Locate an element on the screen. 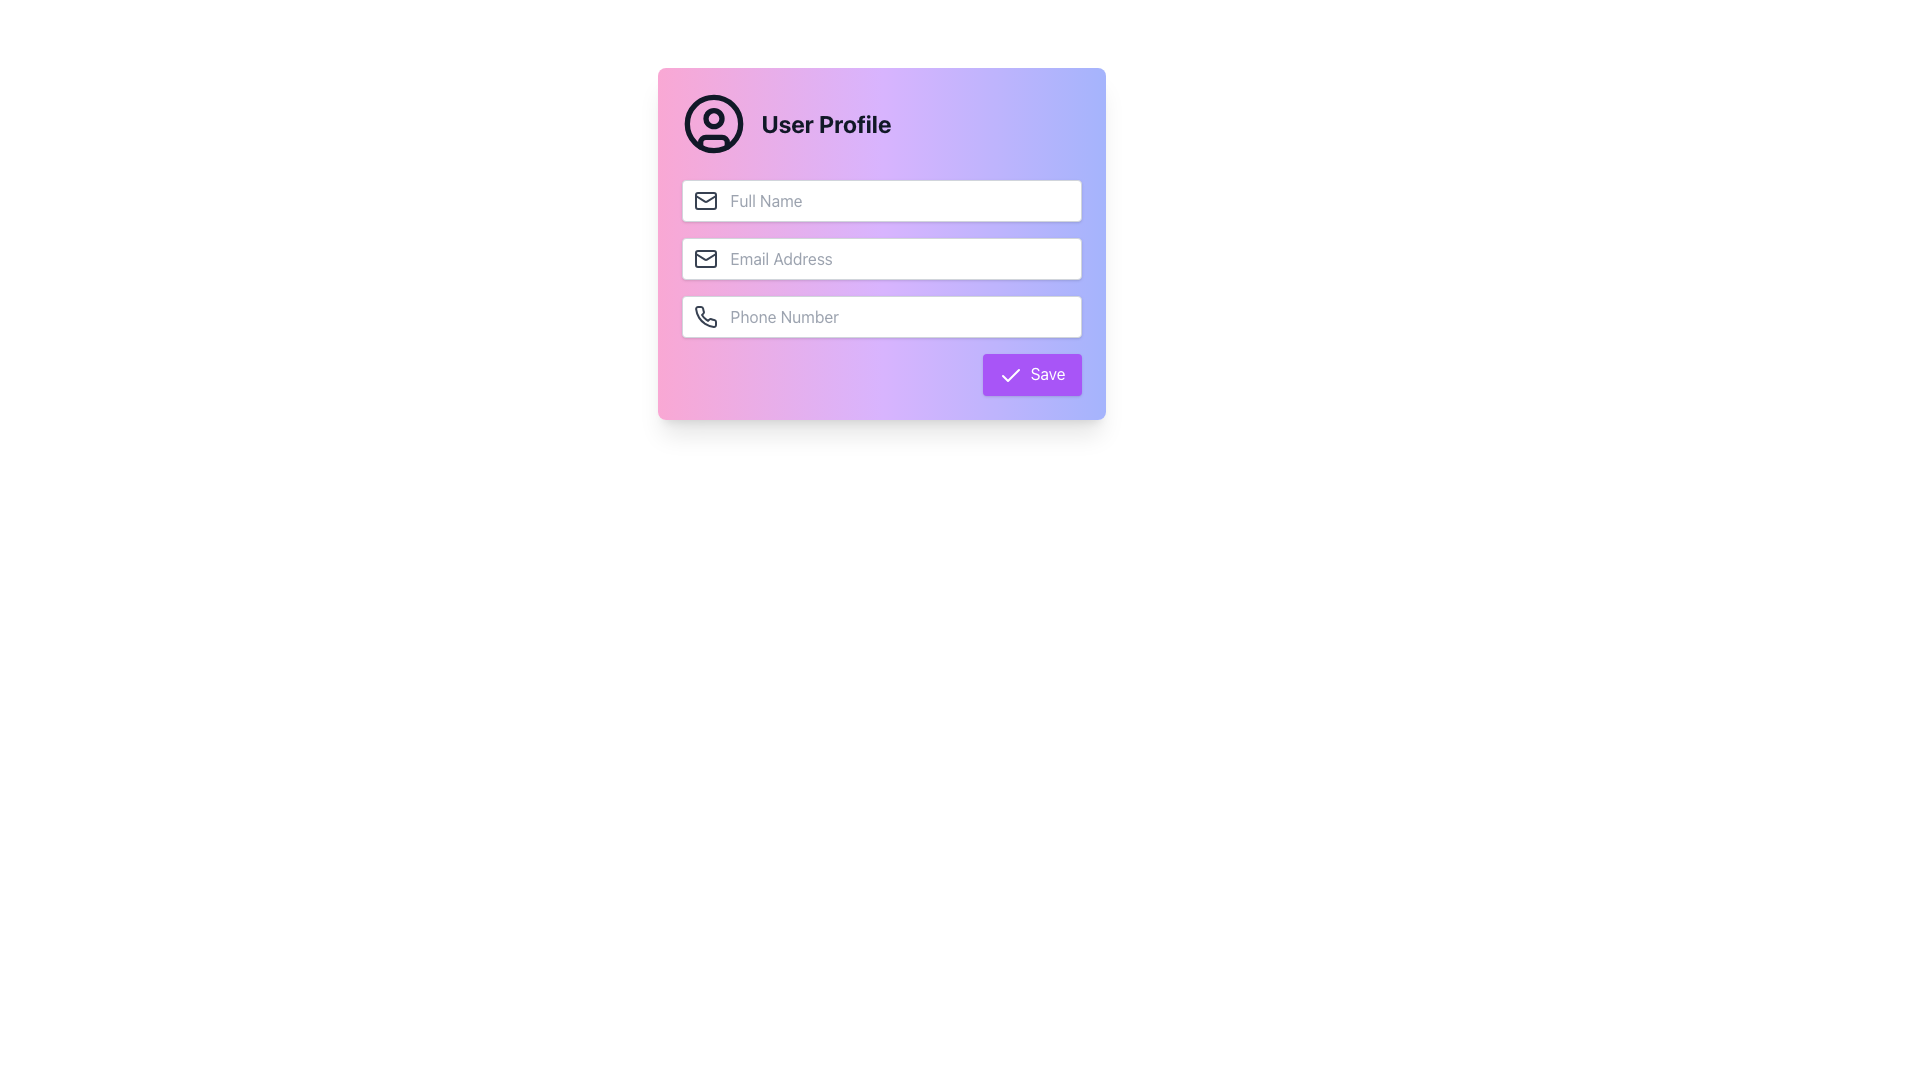  the envelope icon located to the left of the 'Full Name' form field, which symbolizes mail or messages is located at coordinates (705, 200).